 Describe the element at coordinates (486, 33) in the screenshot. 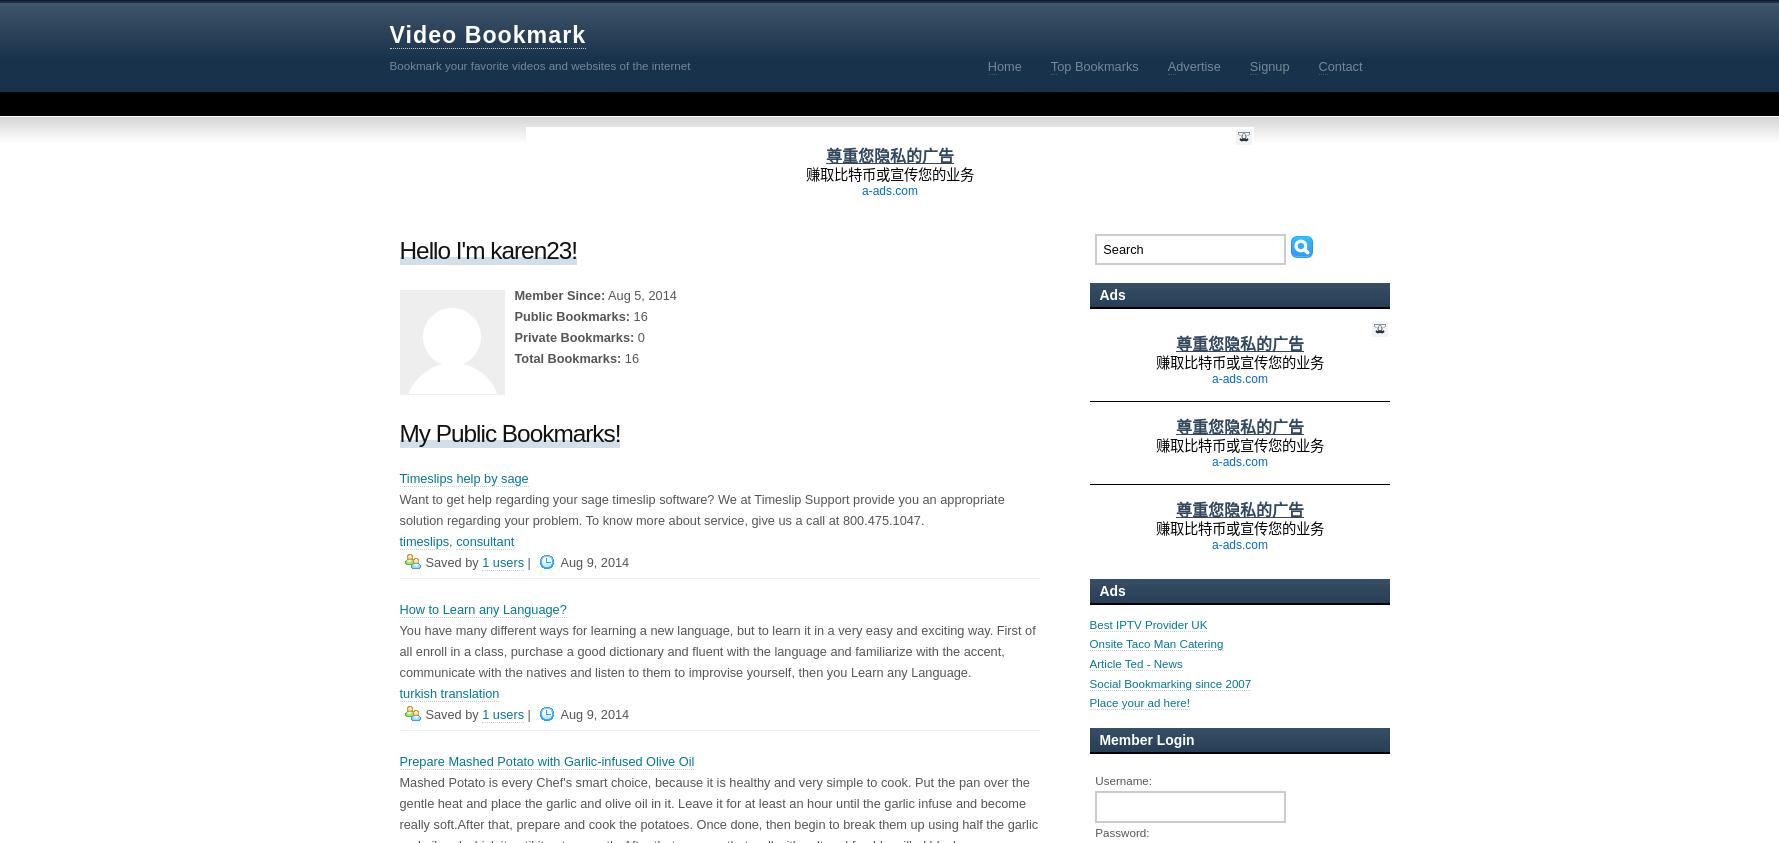

I see `'Video Bookmark'` at that location.